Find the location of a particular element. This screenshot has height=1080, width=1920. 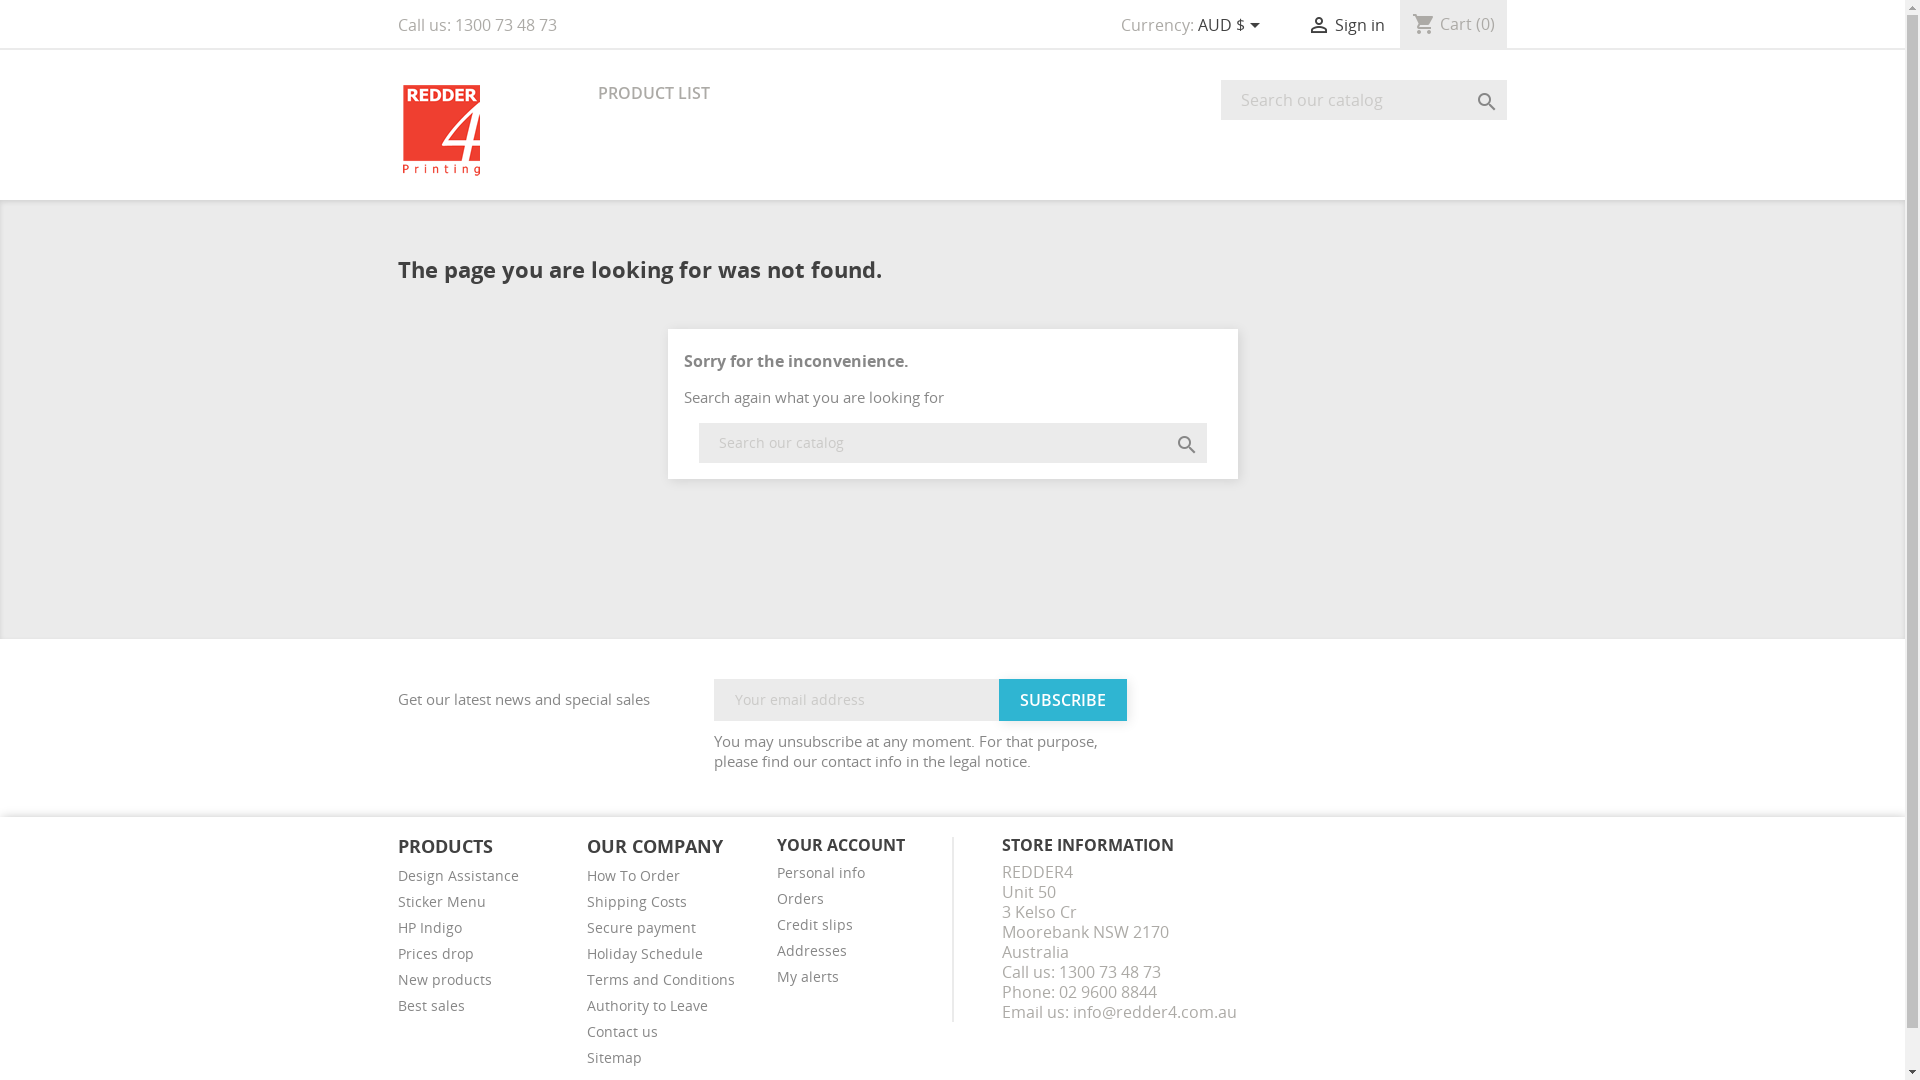

'My alerts' is located at coordinates (776, 975).